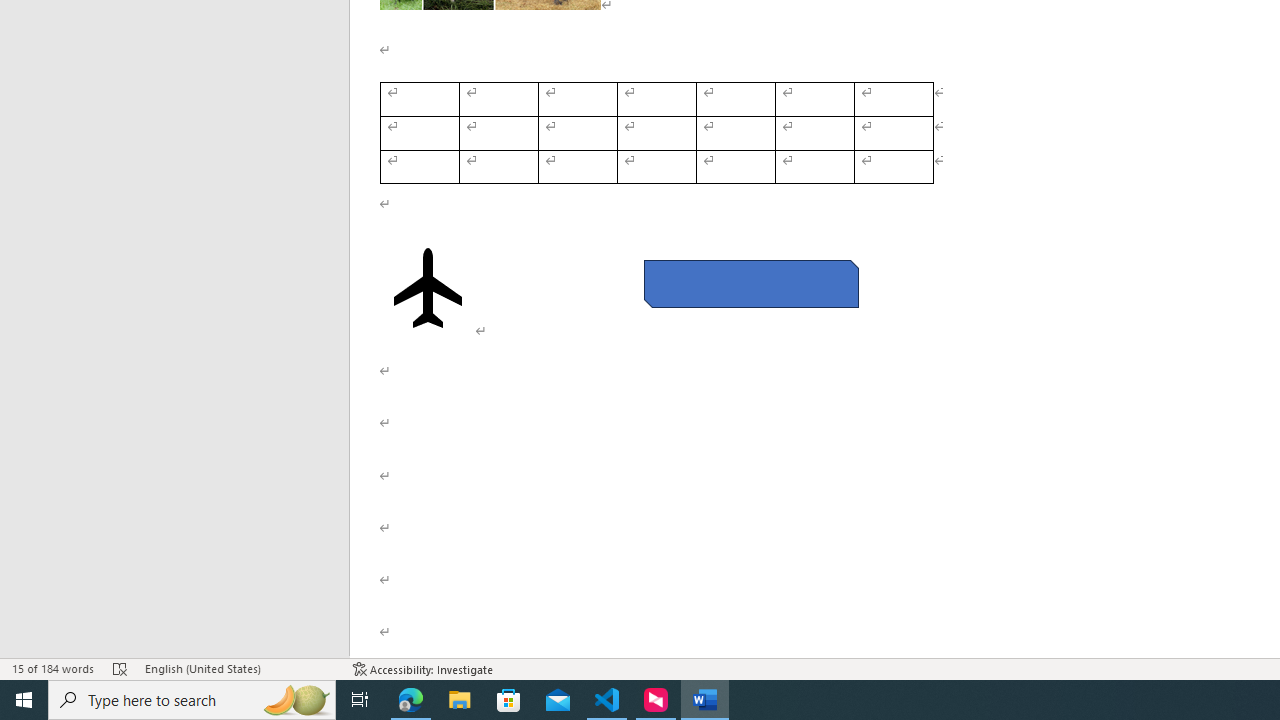 Image resolution: width=1280 pixels, height=720 pixels. What do you see at coordinates (53, 669) in the screenshot?
I see `'Word Count 15 of 184 words'` at bounding box center [53, 669].